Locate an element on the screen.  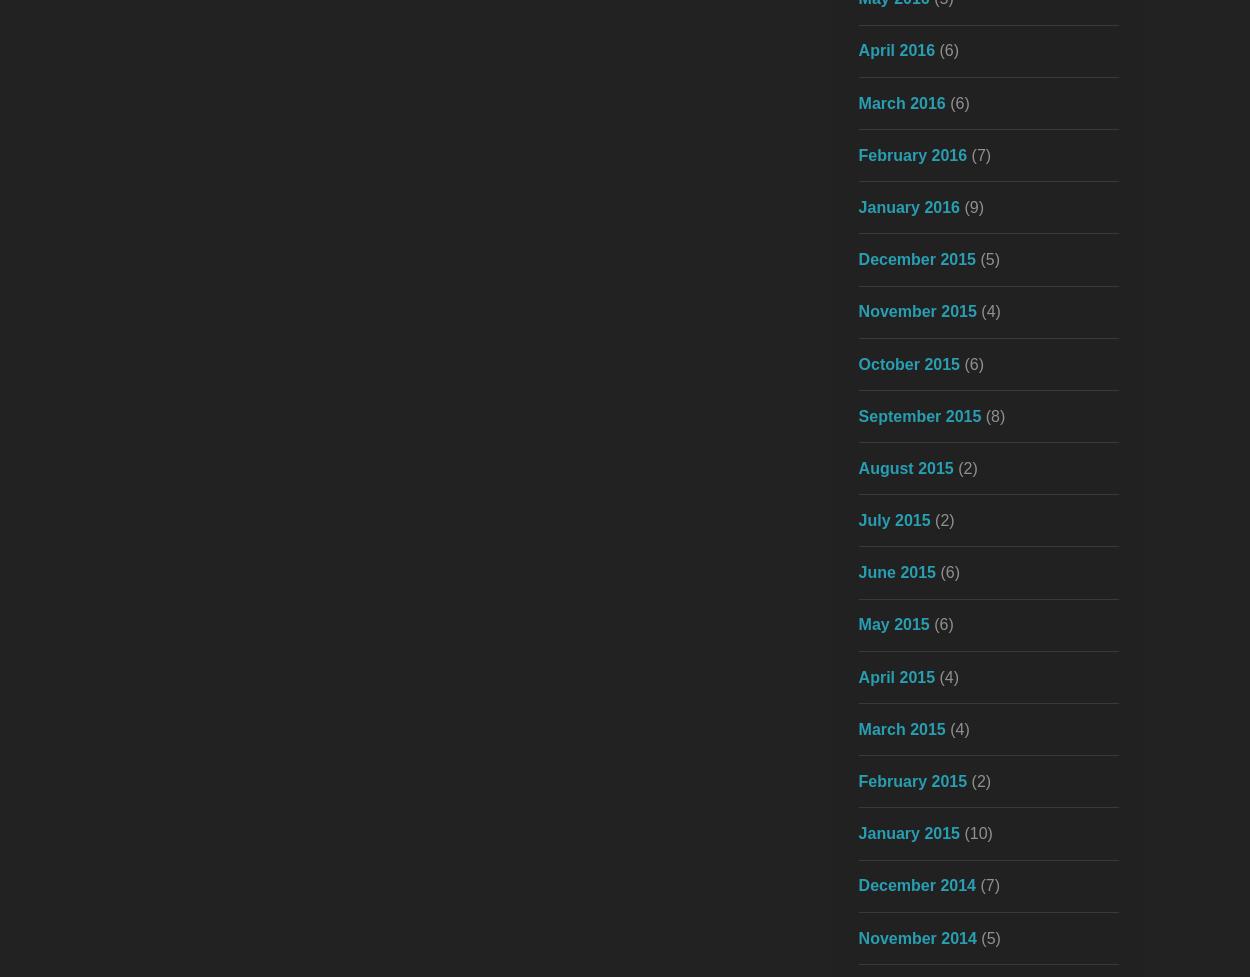
'March 2015' is located at coordinates (901, 728).